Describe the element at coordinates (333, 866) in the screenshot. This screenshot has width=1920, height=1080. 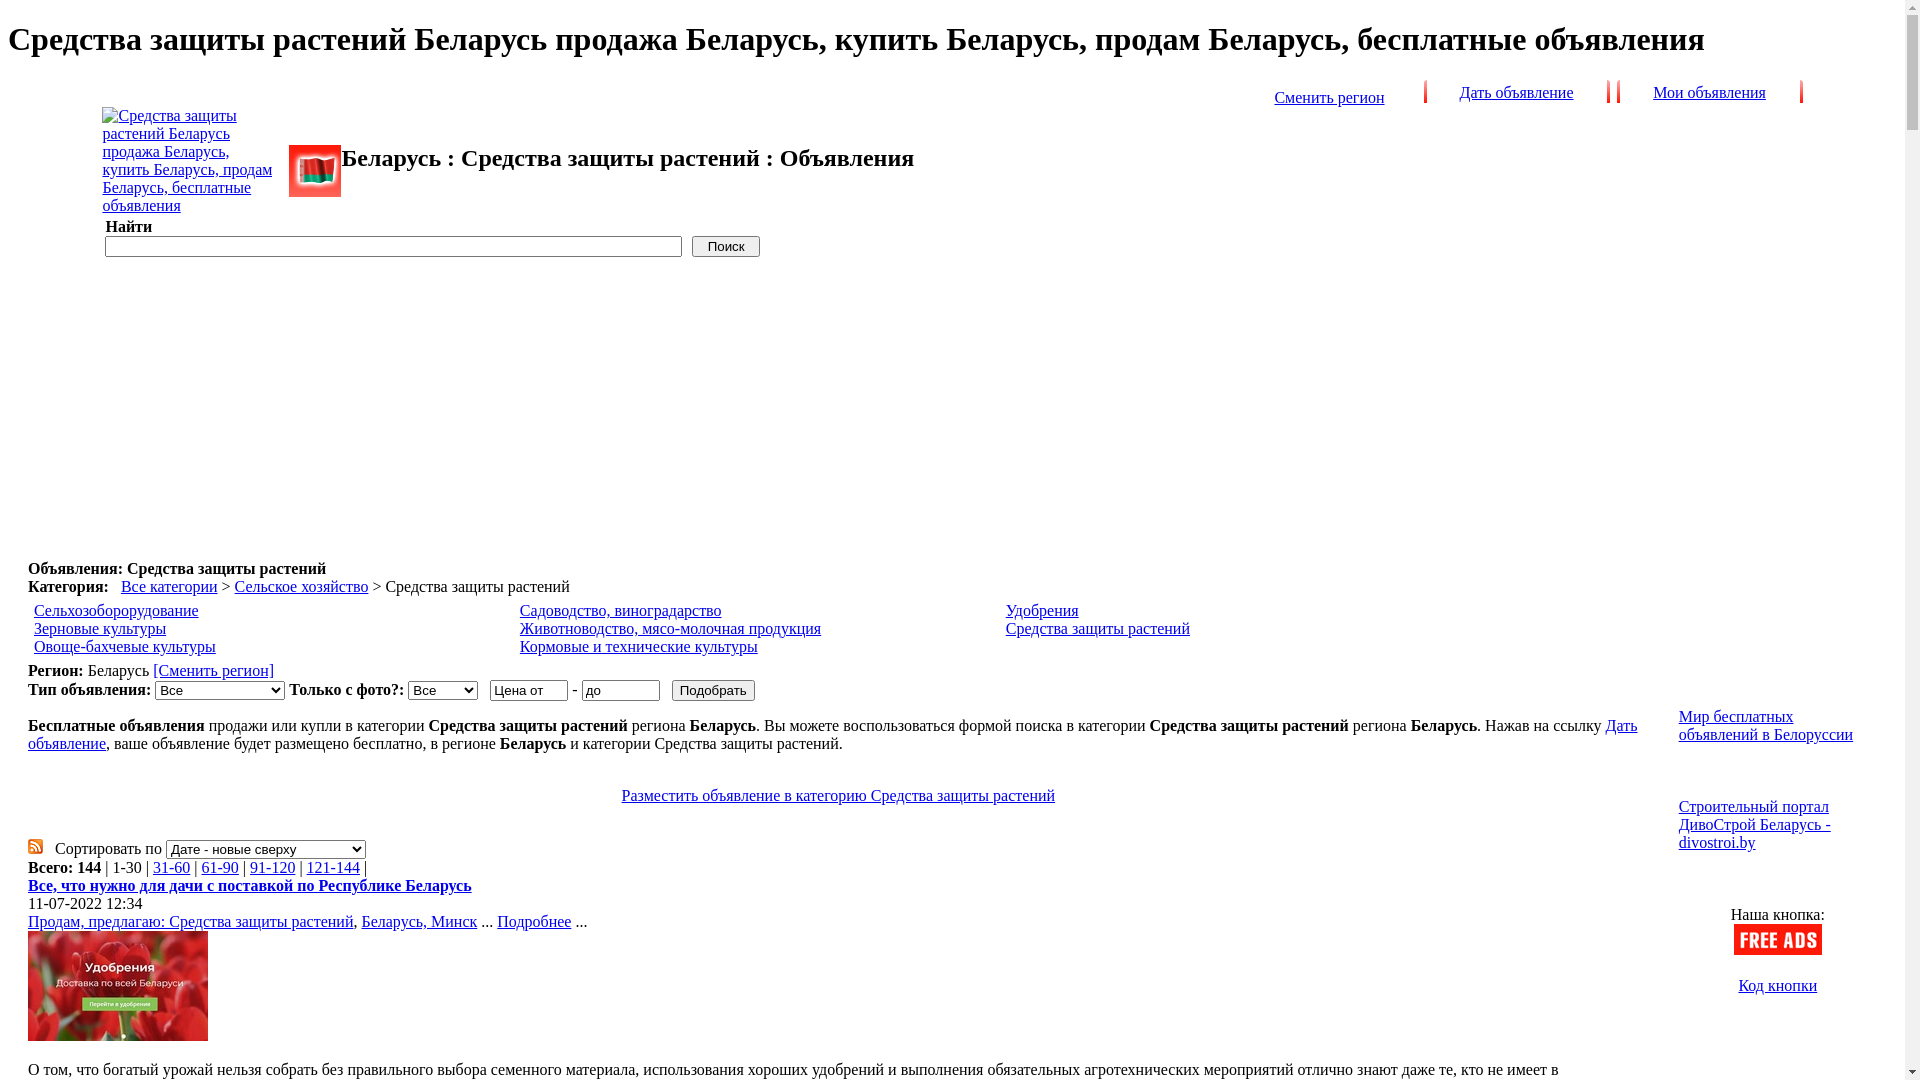
I see `'121-144'` at that location.